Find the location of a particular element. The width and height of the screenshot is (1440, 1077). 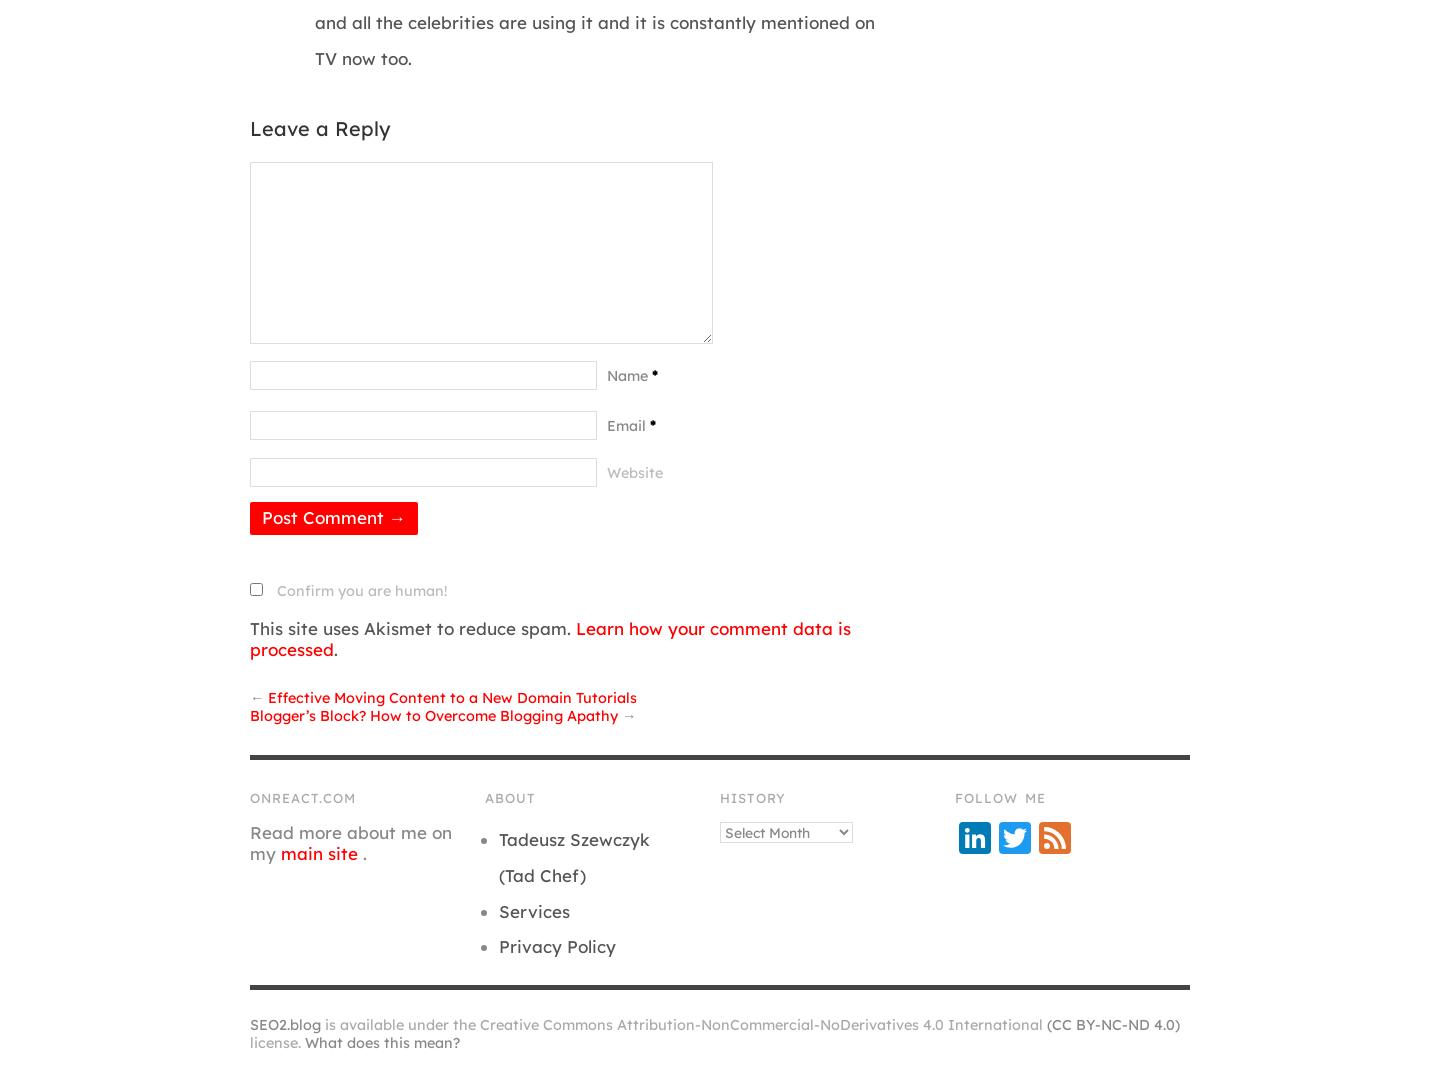

'Follow Me' is located at coordinates (999, 797).